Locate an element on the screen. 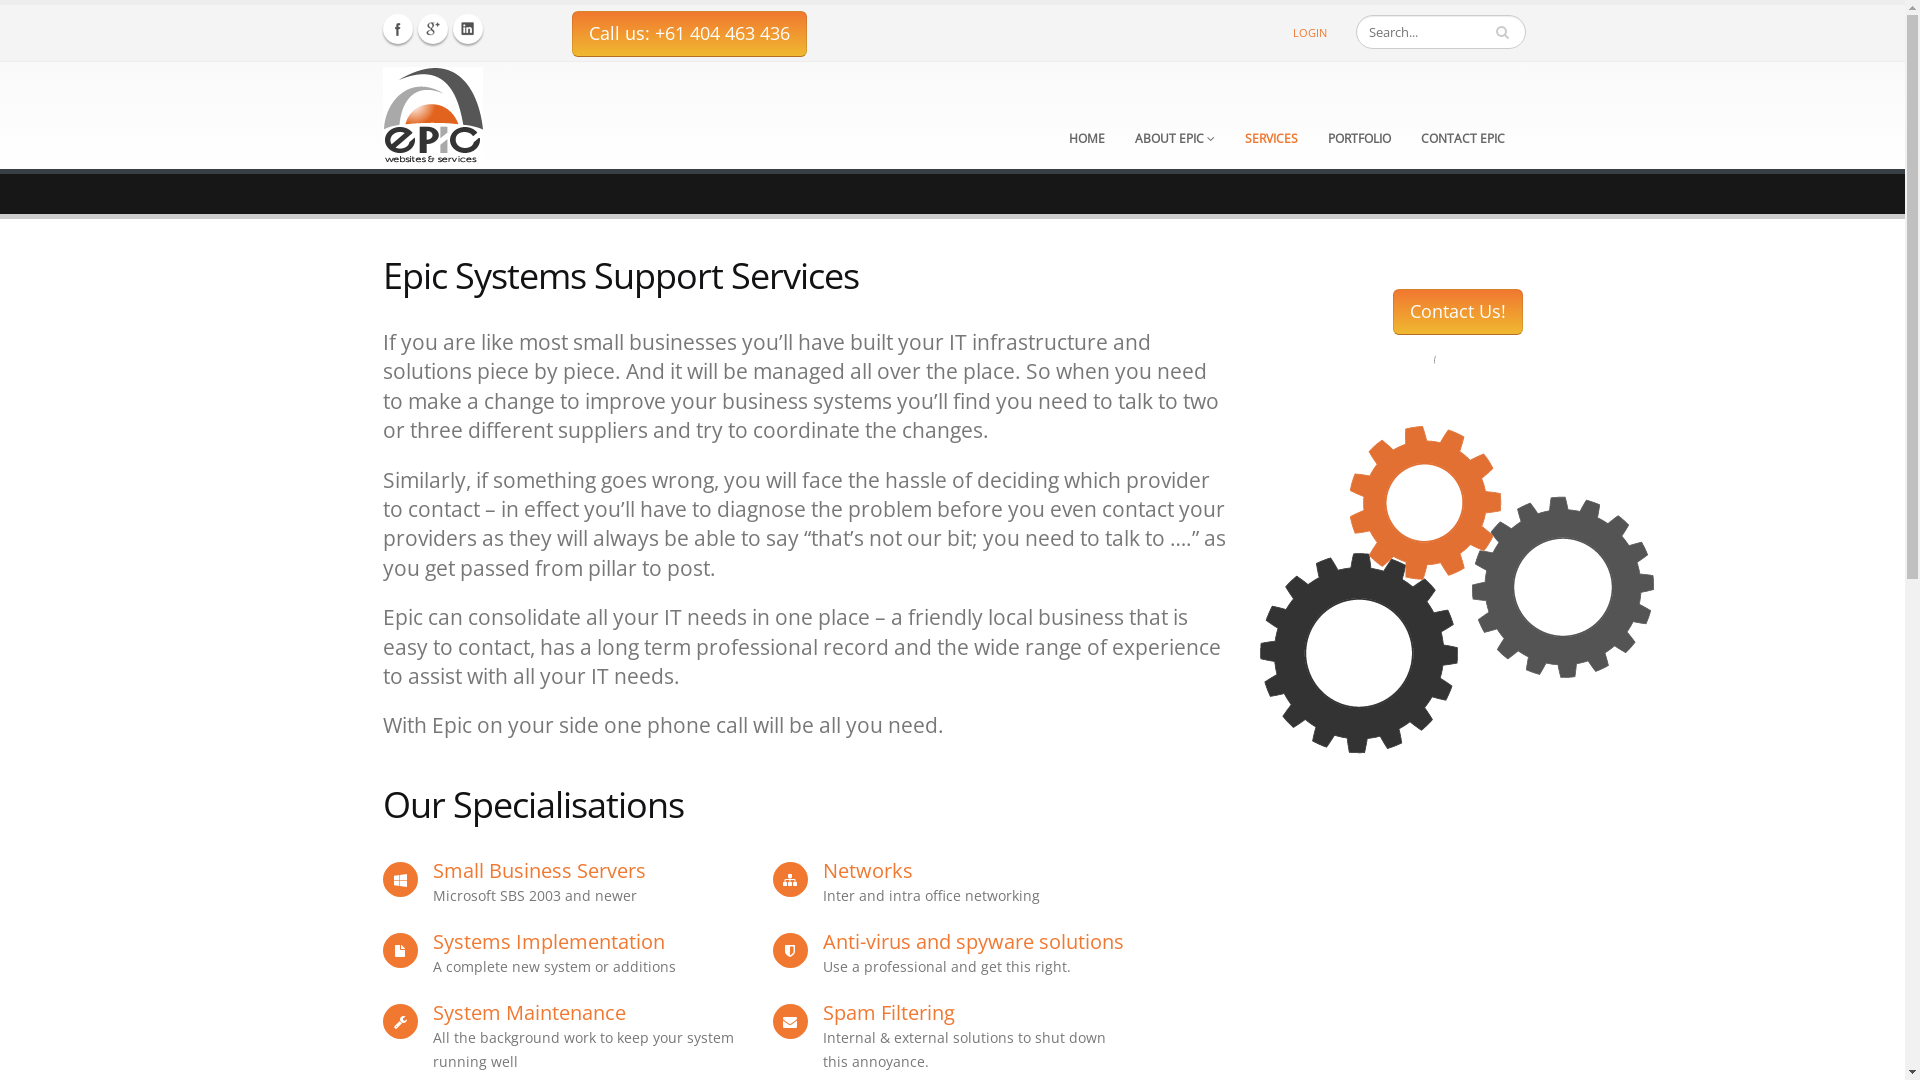 This screenshot has height=1080, width=1920. 'LOGIN' is located at coordinates (1309, 33).